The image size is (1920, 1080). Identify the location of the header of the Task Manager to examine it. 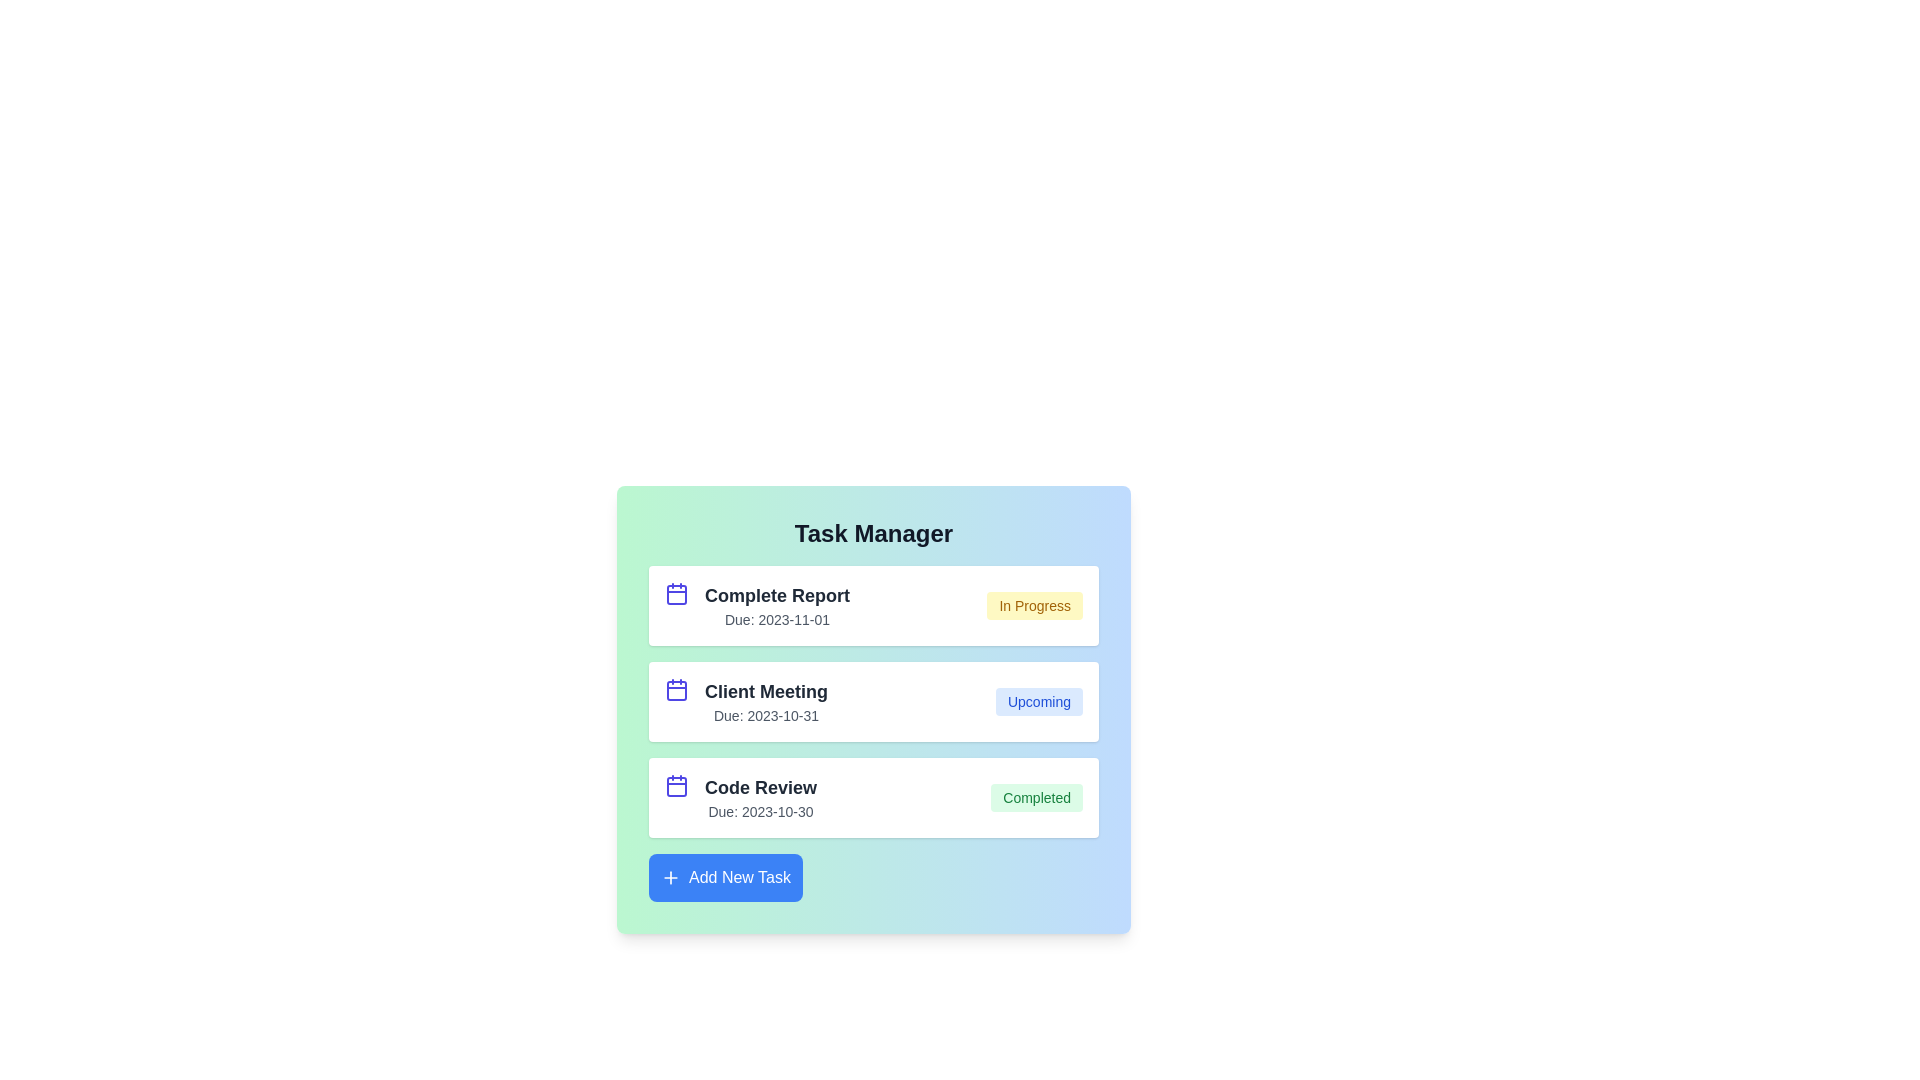
(873, 532).